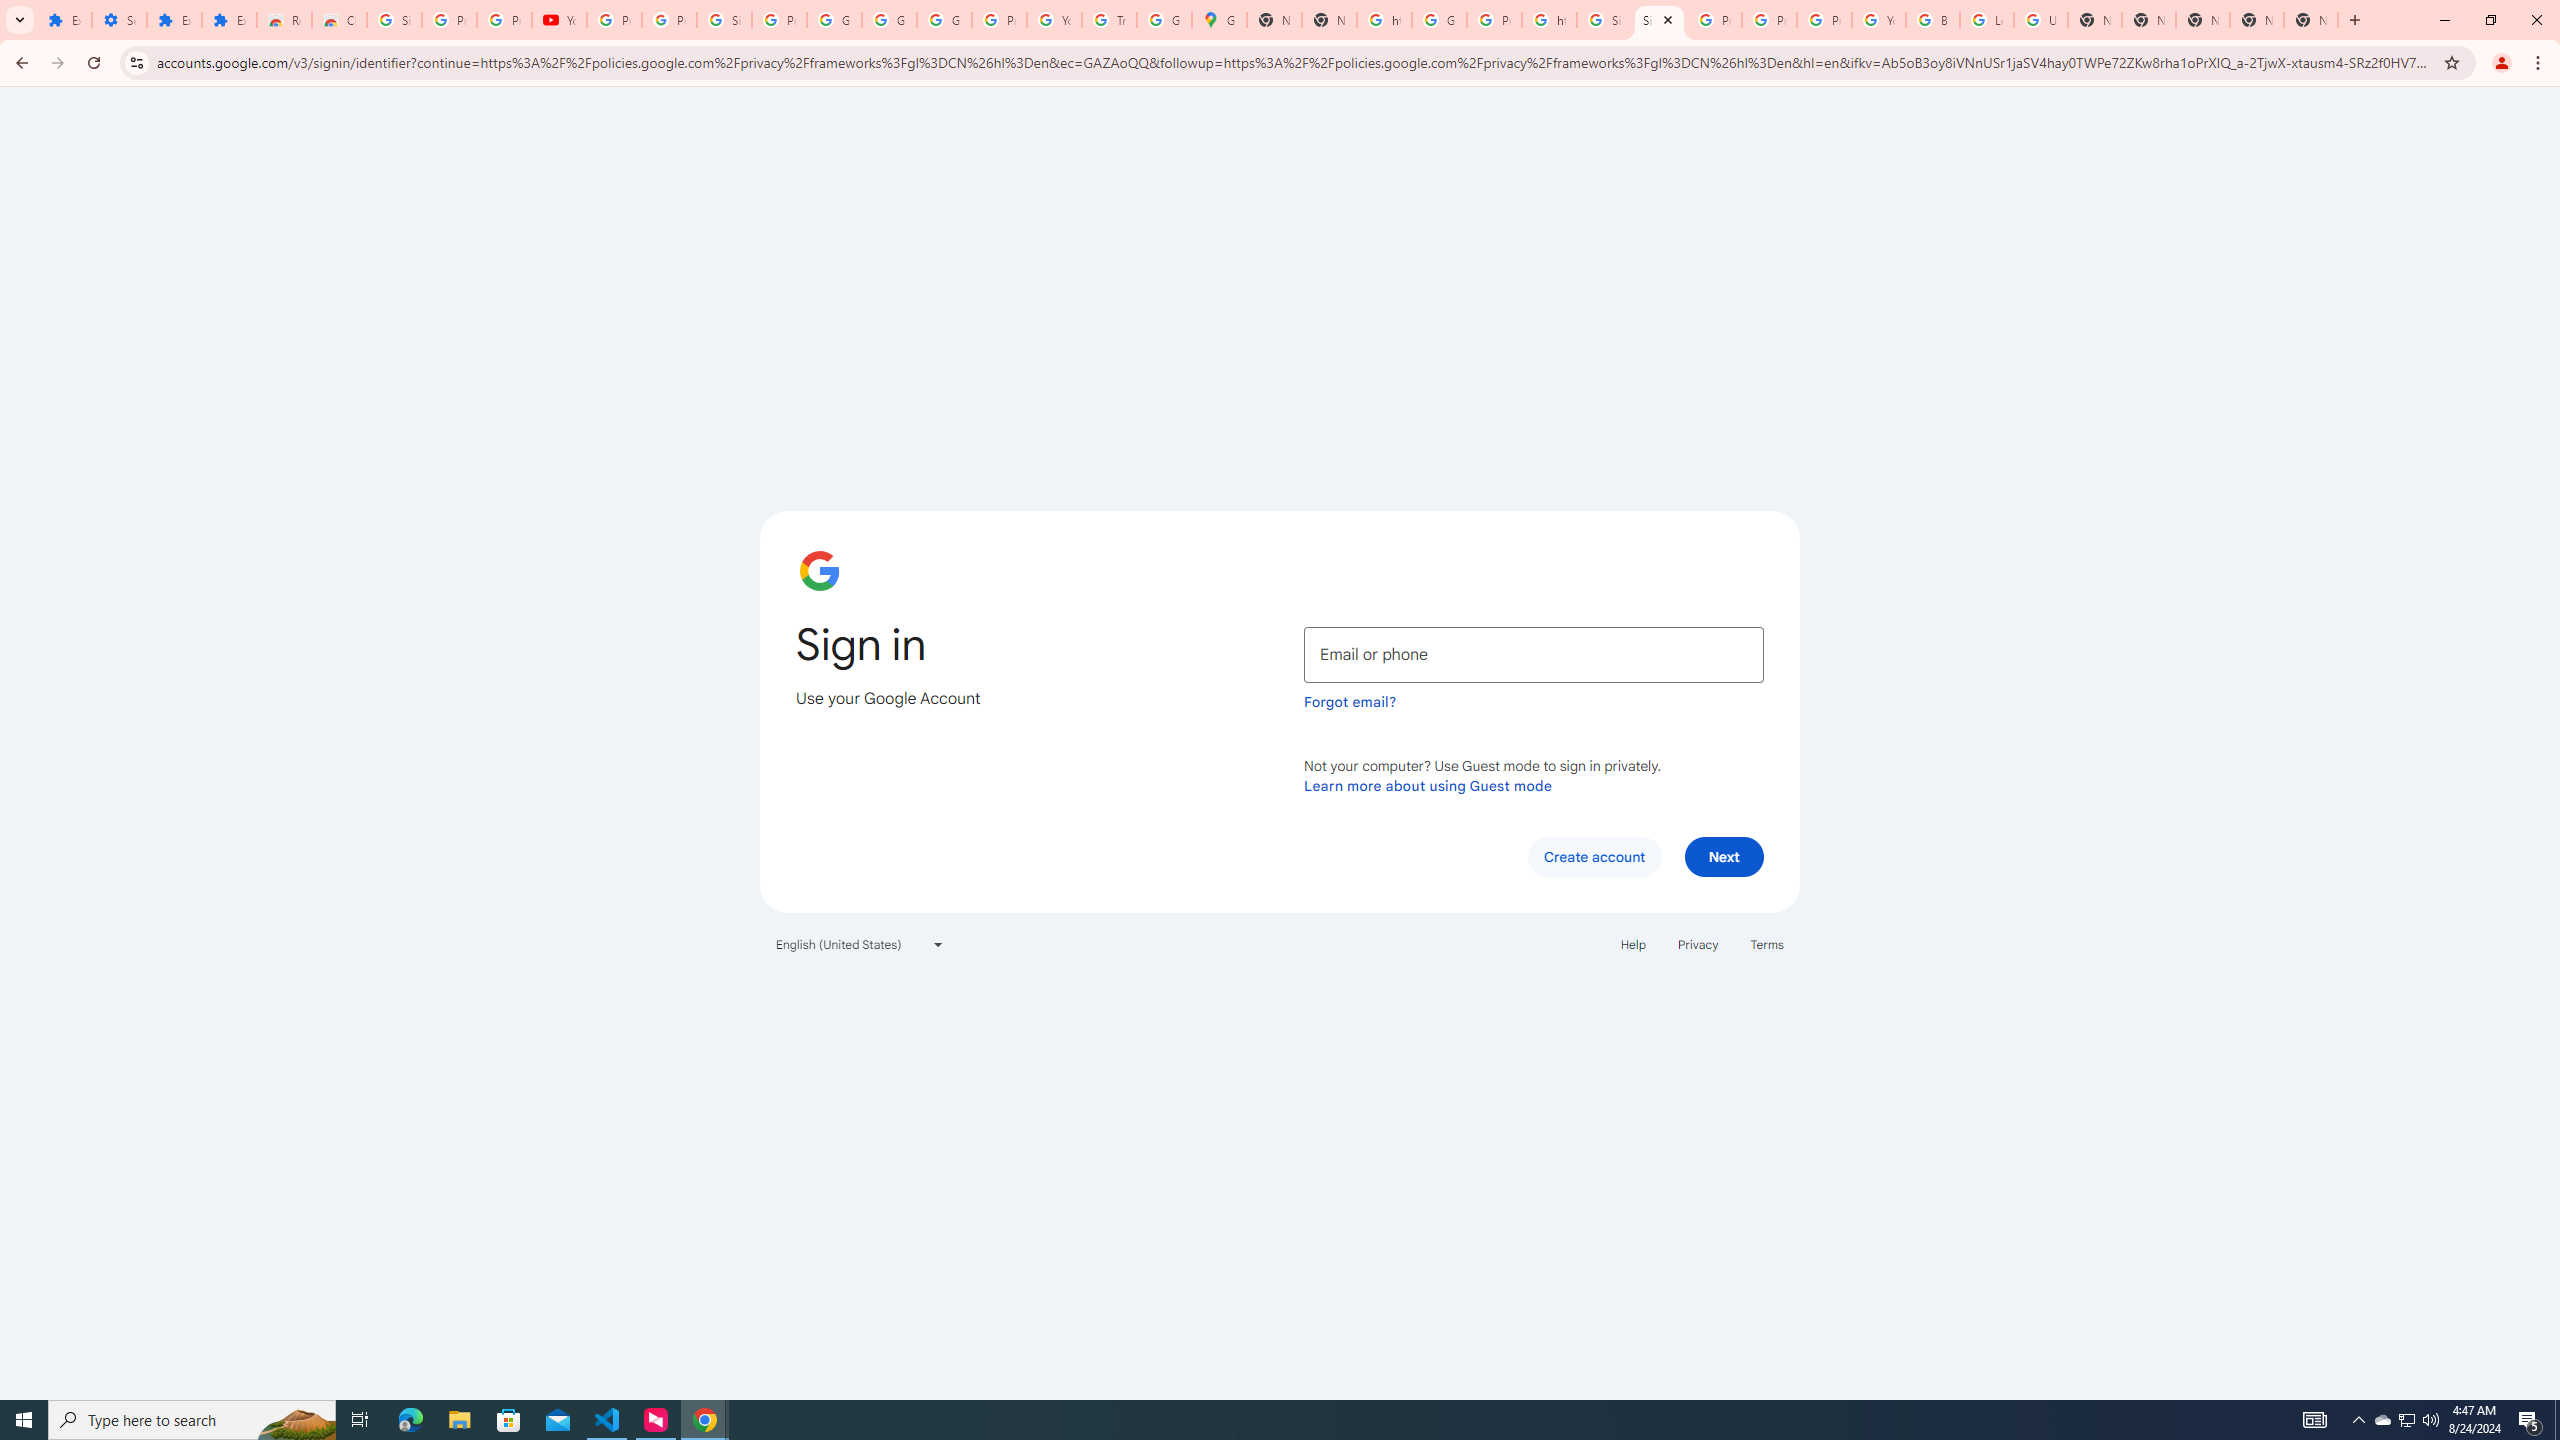 Image resolution: width=2560 pixels, height=1440 pixels. Describe the element at coordinates (833, 19) in the screenshot. I see `'Google Account'` at that location.